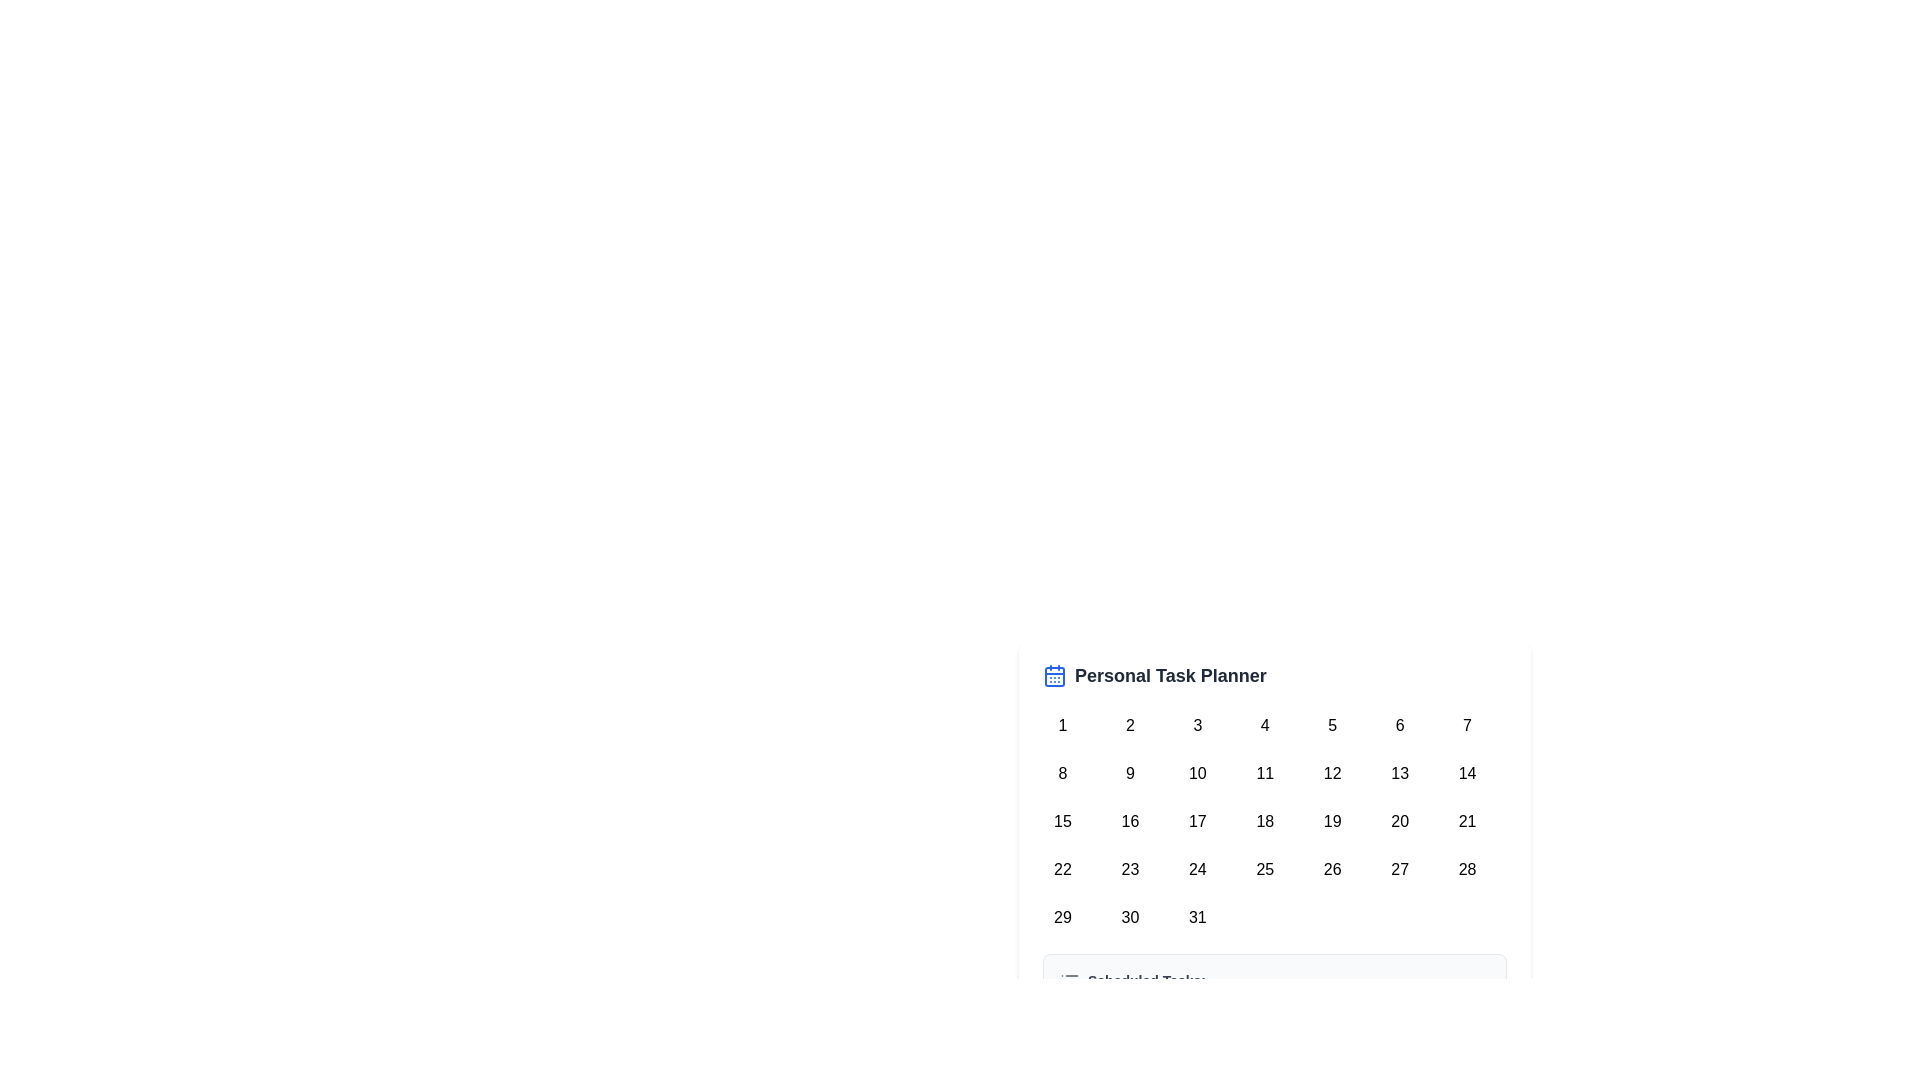  What do you see at coordinates (1197, 918) in the screenshot?
I see `the button representing a selectable day in the calendar grid located in the bottom-right corner, specifically the last row and last column` at bounding box center [1197, 918].